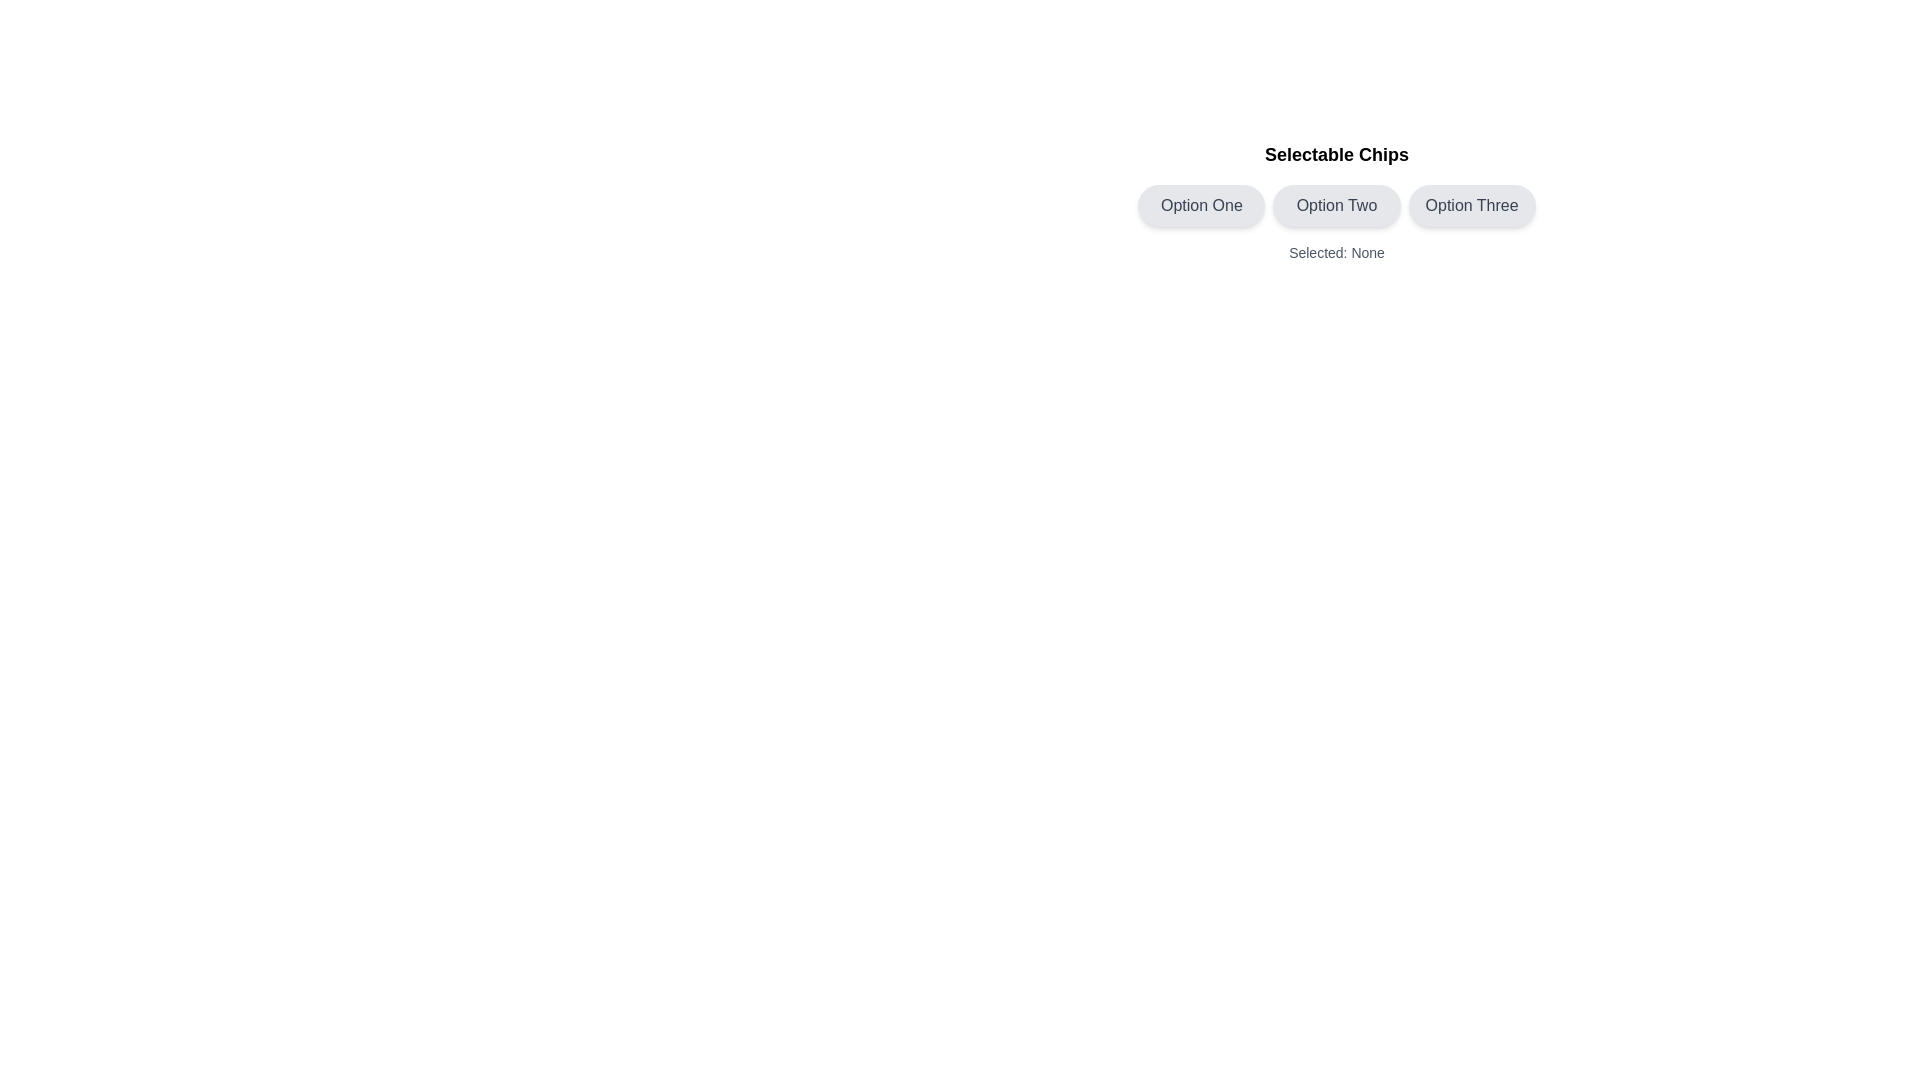 Image resolution: width=1920 pixels, height=1080 pixels. Describe the element at coordinates (1472, 205) in the screenshot. I see `the text label 'Option Three'` at that location.